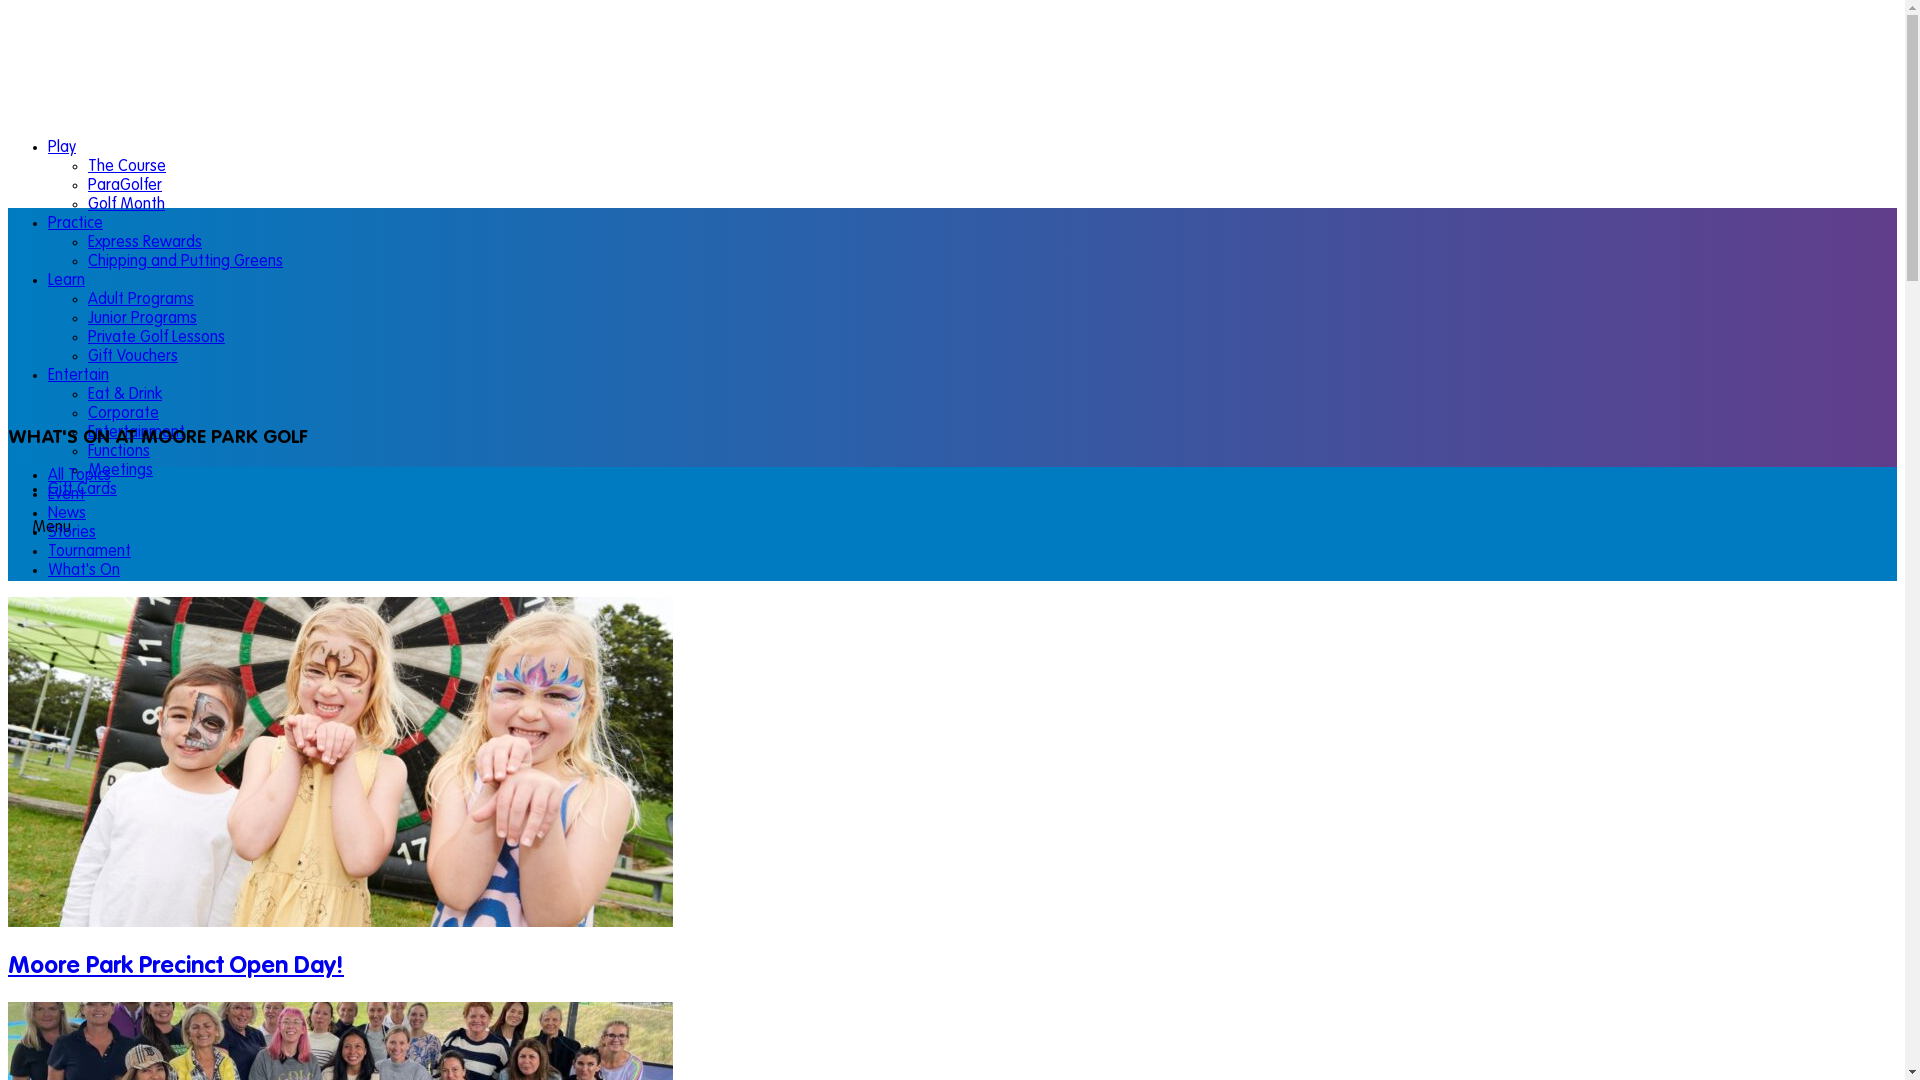  I want to click on 'The Course', so click(86, 165).